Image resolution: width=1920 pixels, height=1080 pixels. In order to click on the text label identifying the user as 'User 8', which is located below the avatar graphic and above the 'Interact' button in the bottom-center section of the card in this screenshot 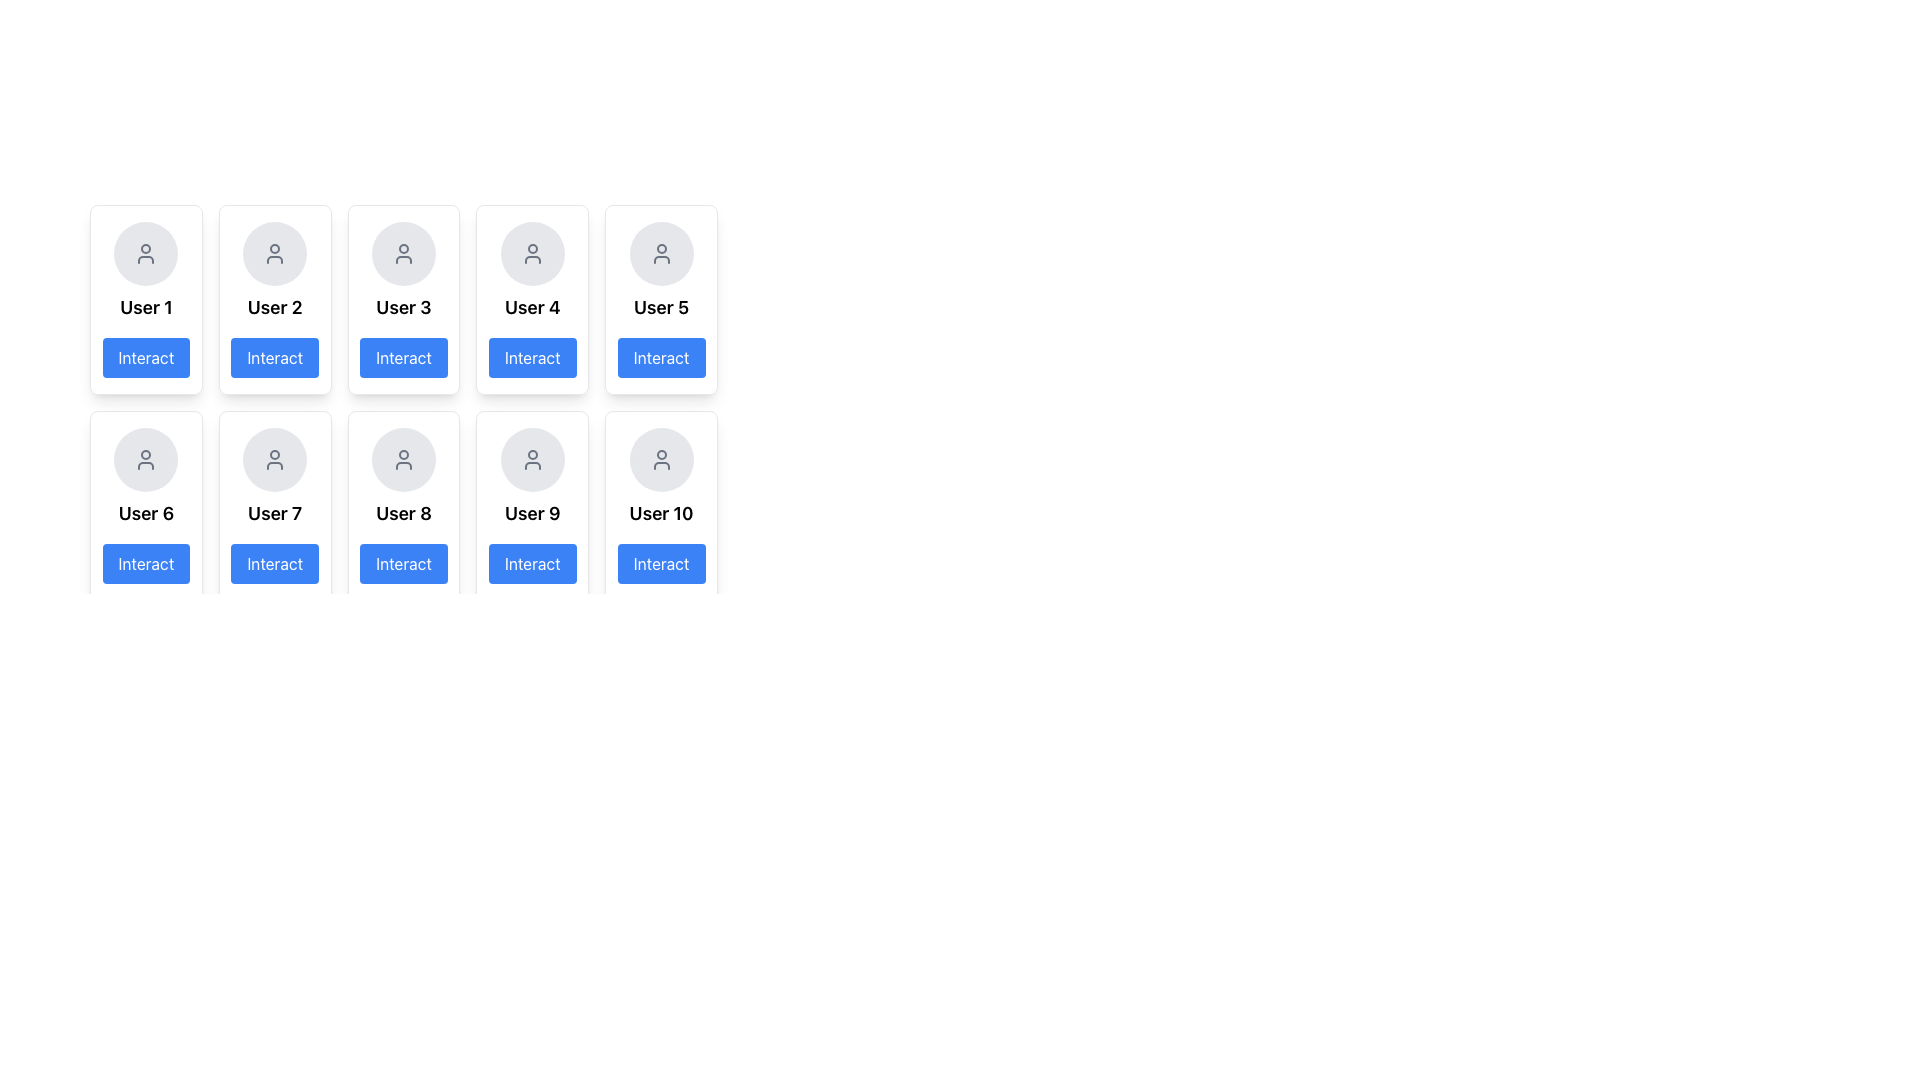, I will do `click(402, 512)`.